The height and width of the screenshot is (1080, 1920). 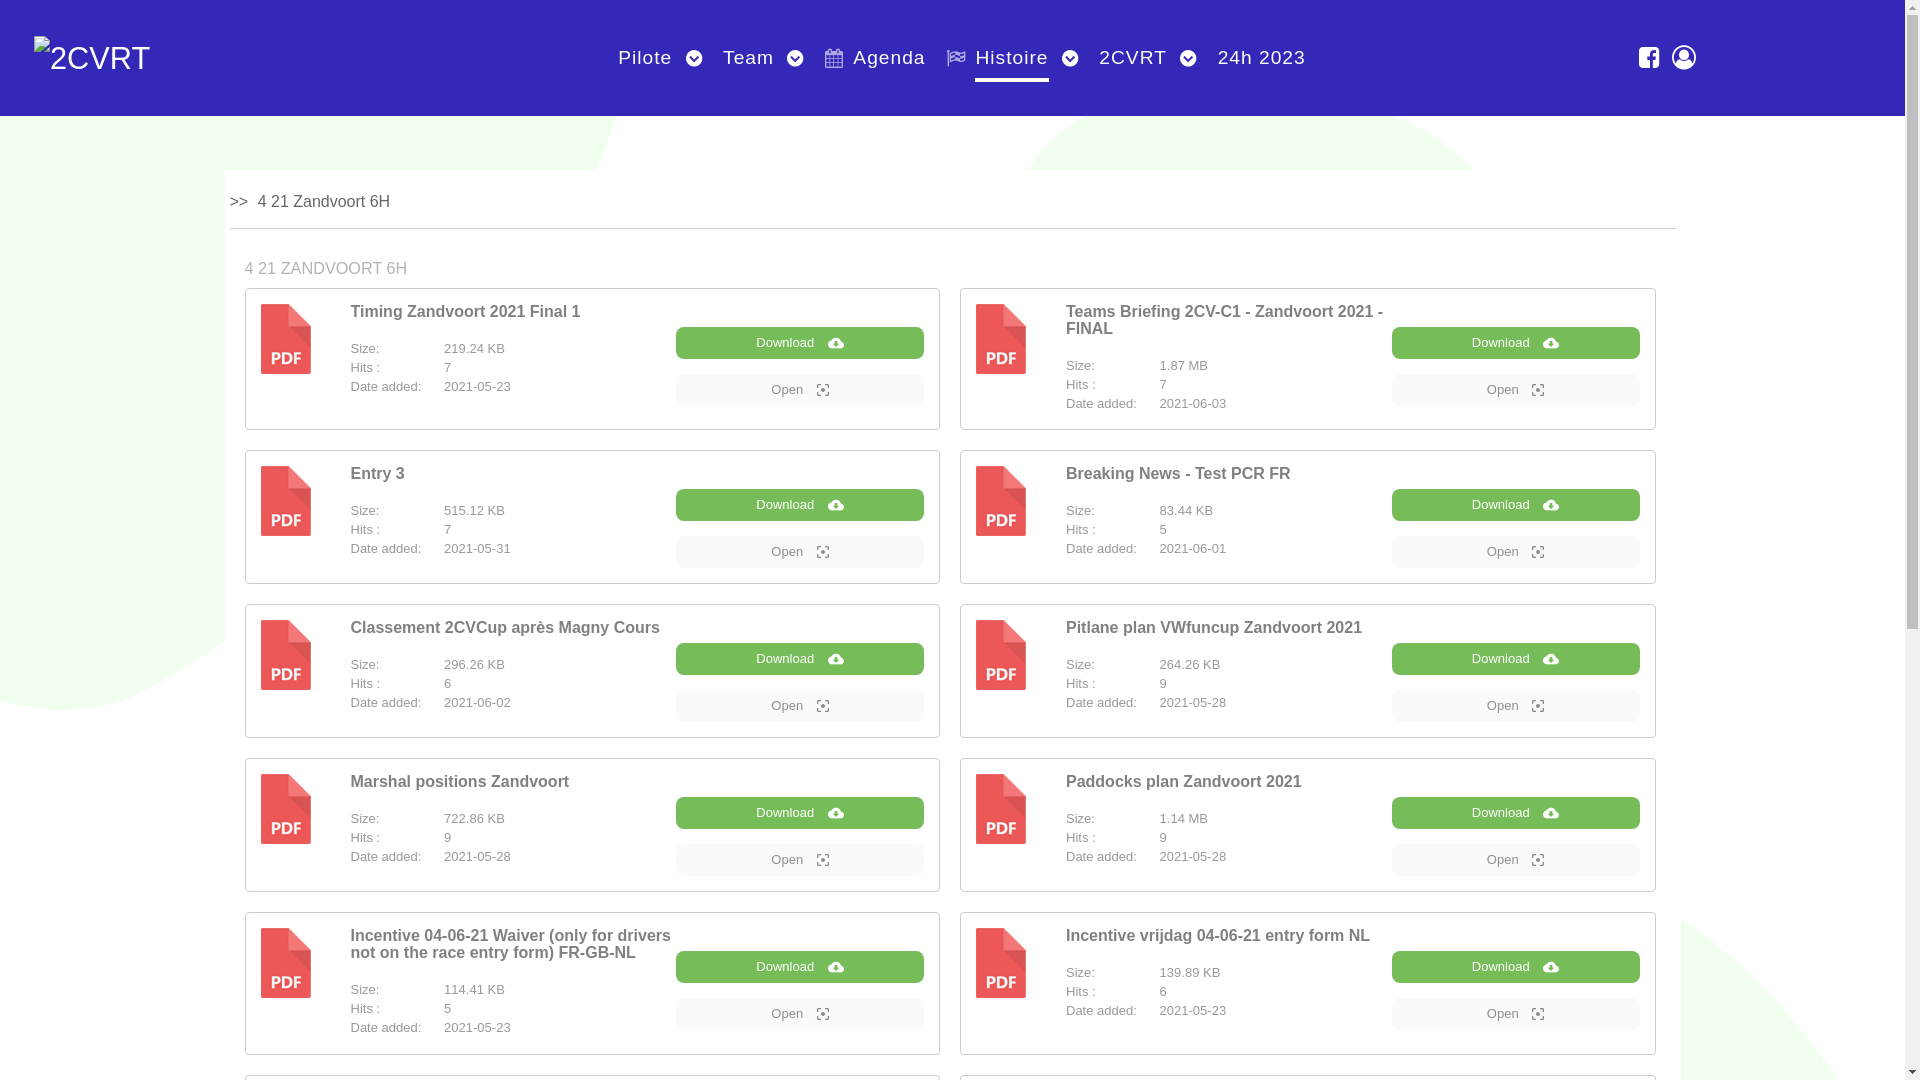 I want to click on 'Open', so click(x=800, y=704).